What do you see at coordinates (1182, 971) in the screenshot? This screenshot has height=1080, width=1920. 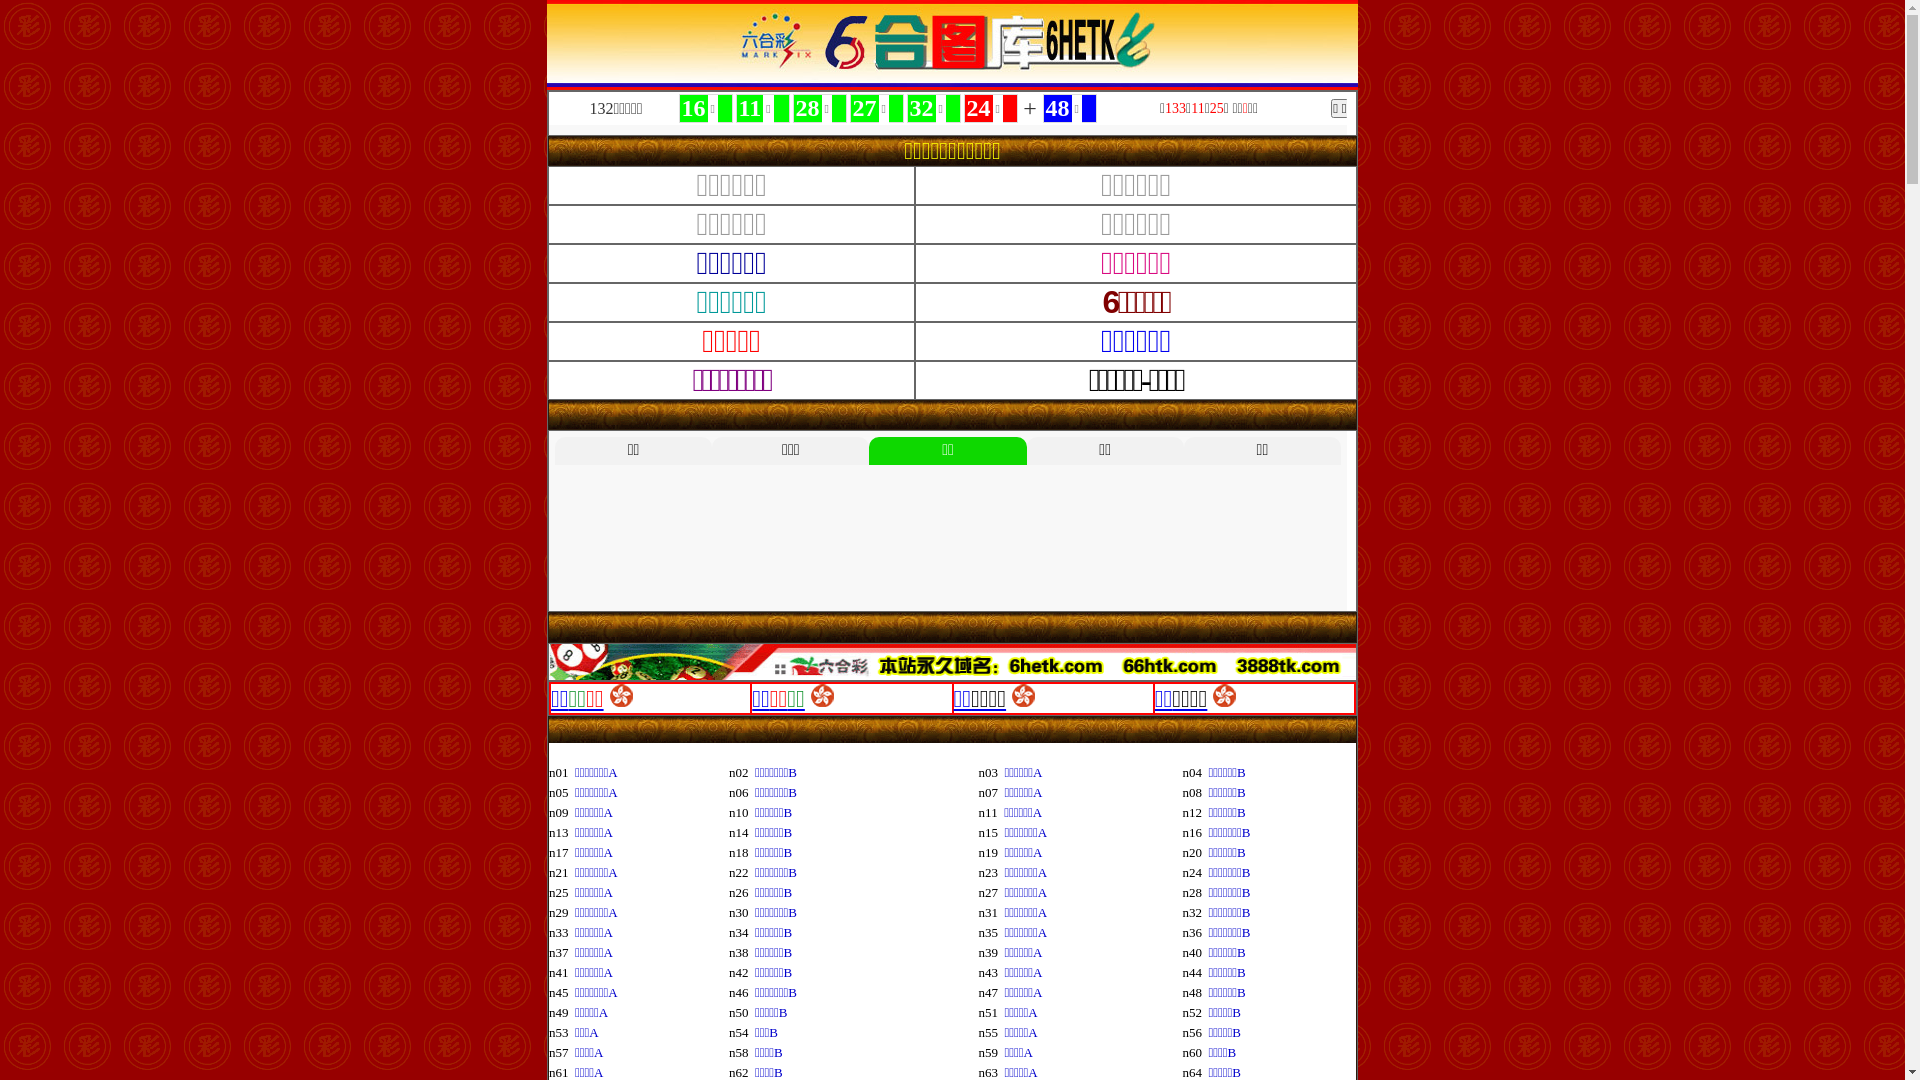 I see `'n44 '` at bounding box center [1182, 971].